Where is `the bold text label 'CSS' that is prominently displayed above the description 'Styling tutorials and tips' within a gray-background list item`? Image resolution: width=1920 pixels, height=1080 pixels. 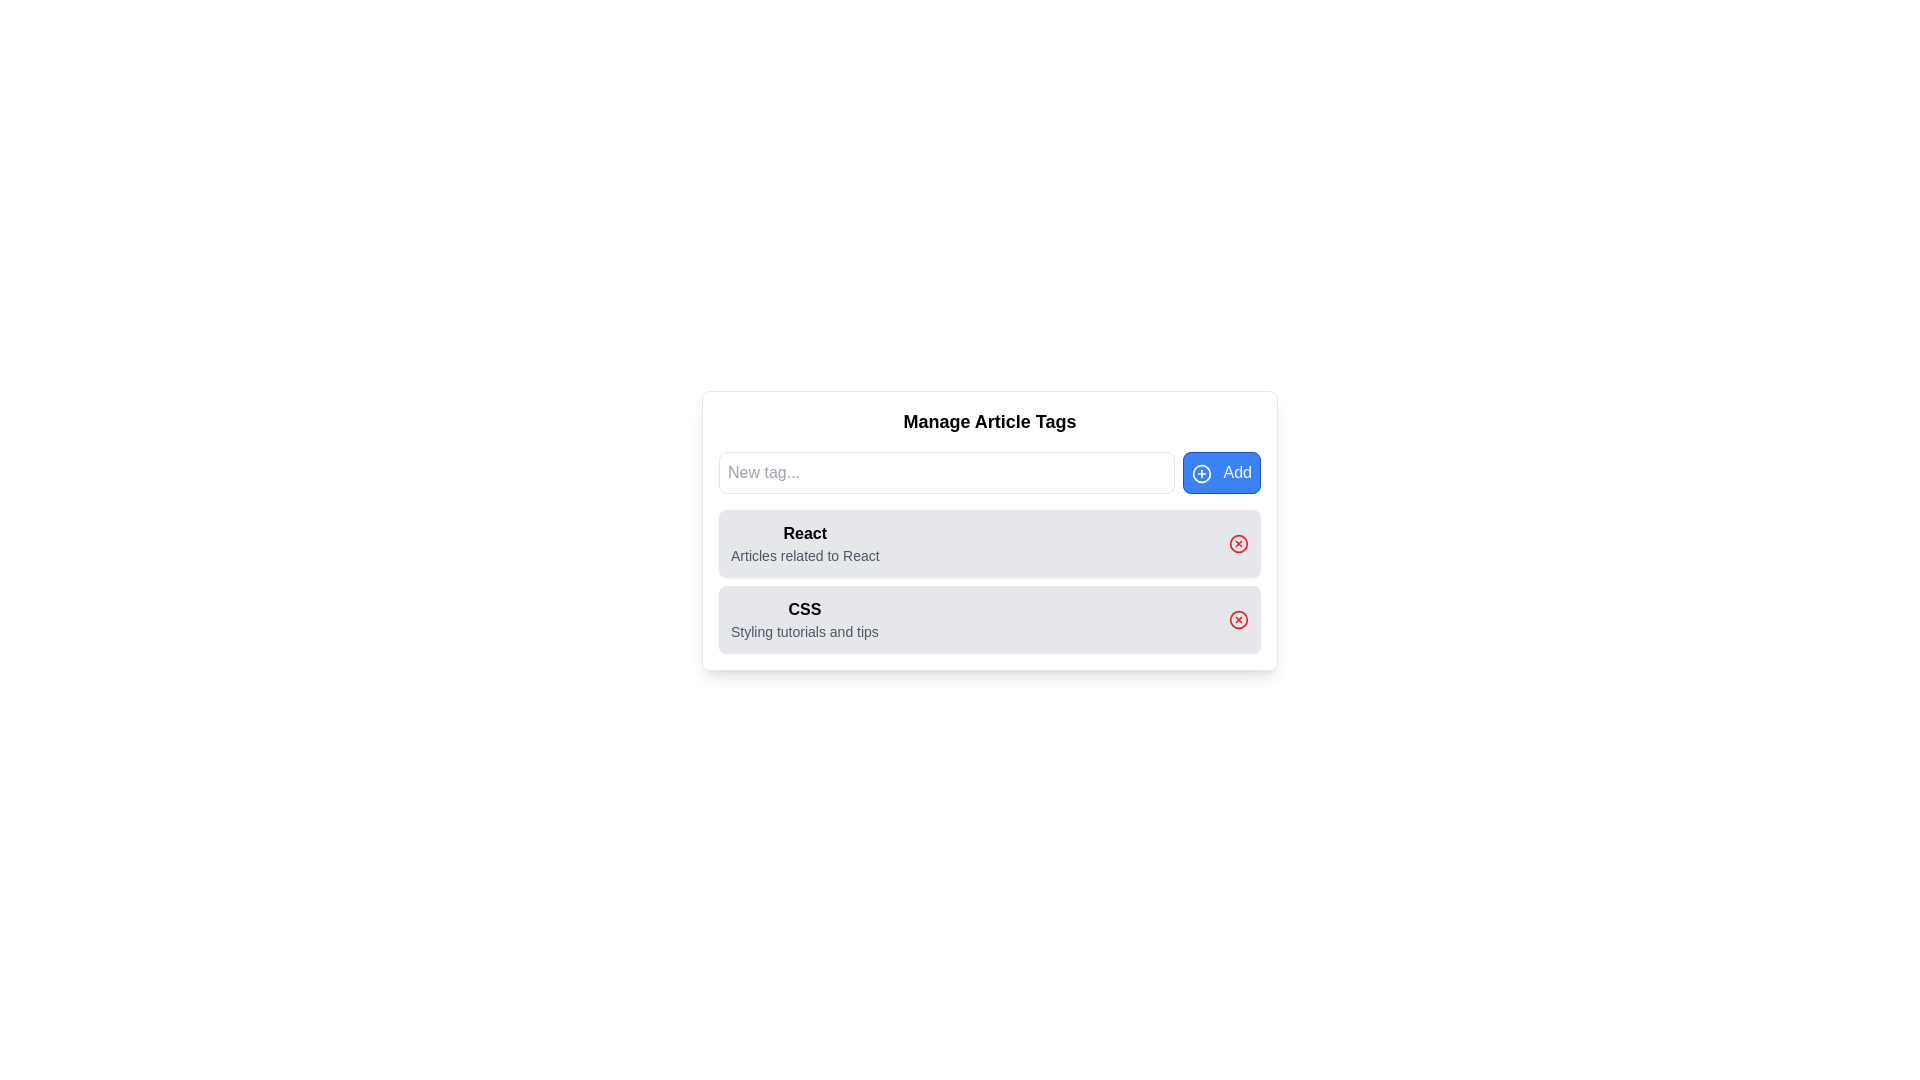
the bold text label 'CSS' that is prominently displayed above the description 'Styling tutorials and tips' within a gray-background list item is located at coordinates (804, 608).